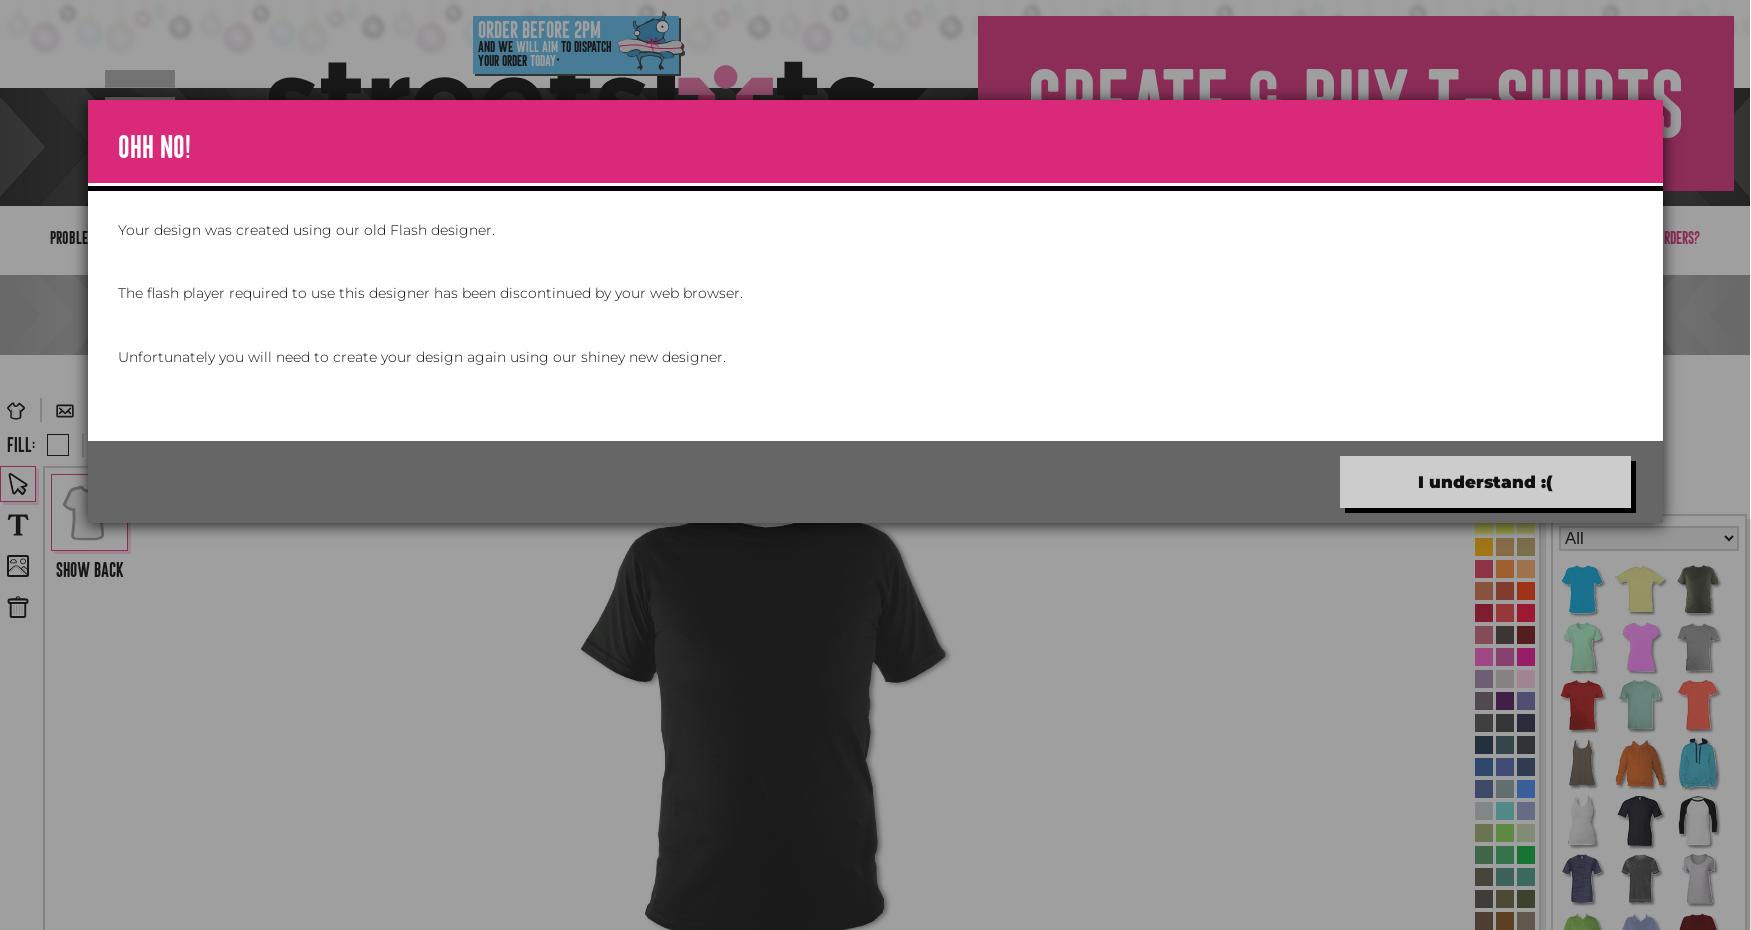 Image resolution: width=1751 pixels, height=930 pixels. Describe the element at coordinates (556, 59) in the screenshot. I see `'*'` at that location.